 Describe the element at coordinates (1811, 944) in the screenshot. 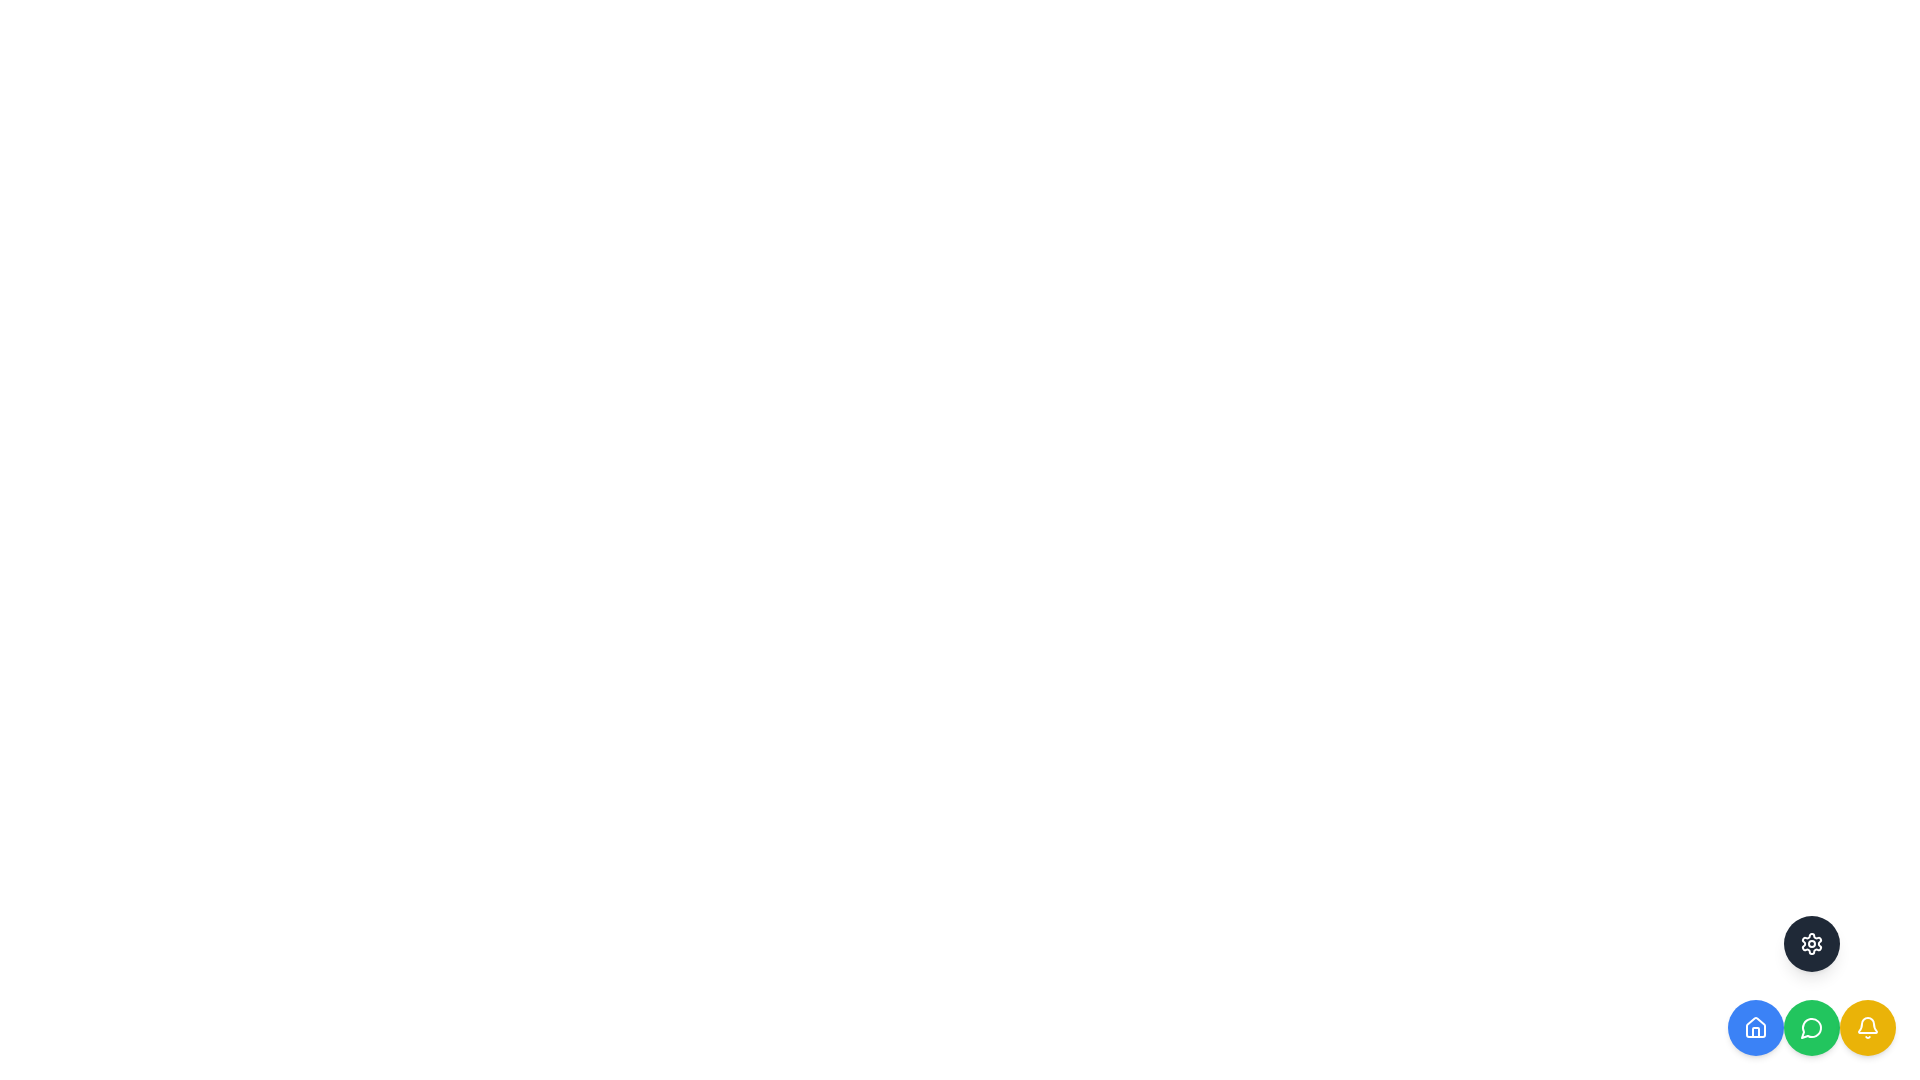

I see `the settings button located in the lower-right corner of the interface, which features a gear icon` at that location.